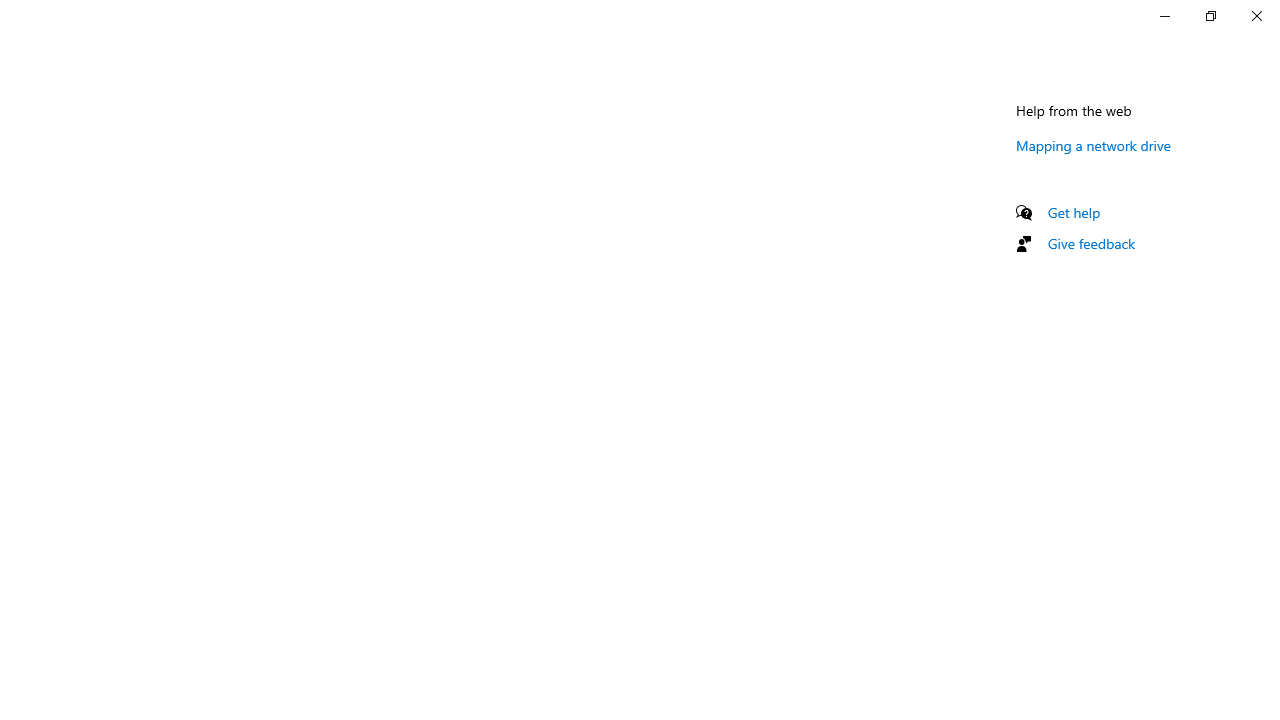 The height and width of the screenshot is (720, 1280). What do you see at coordinates (1164, 15) in the screenshot?
I see `'Minimize Settings'` at bounding box center [1164, 15].